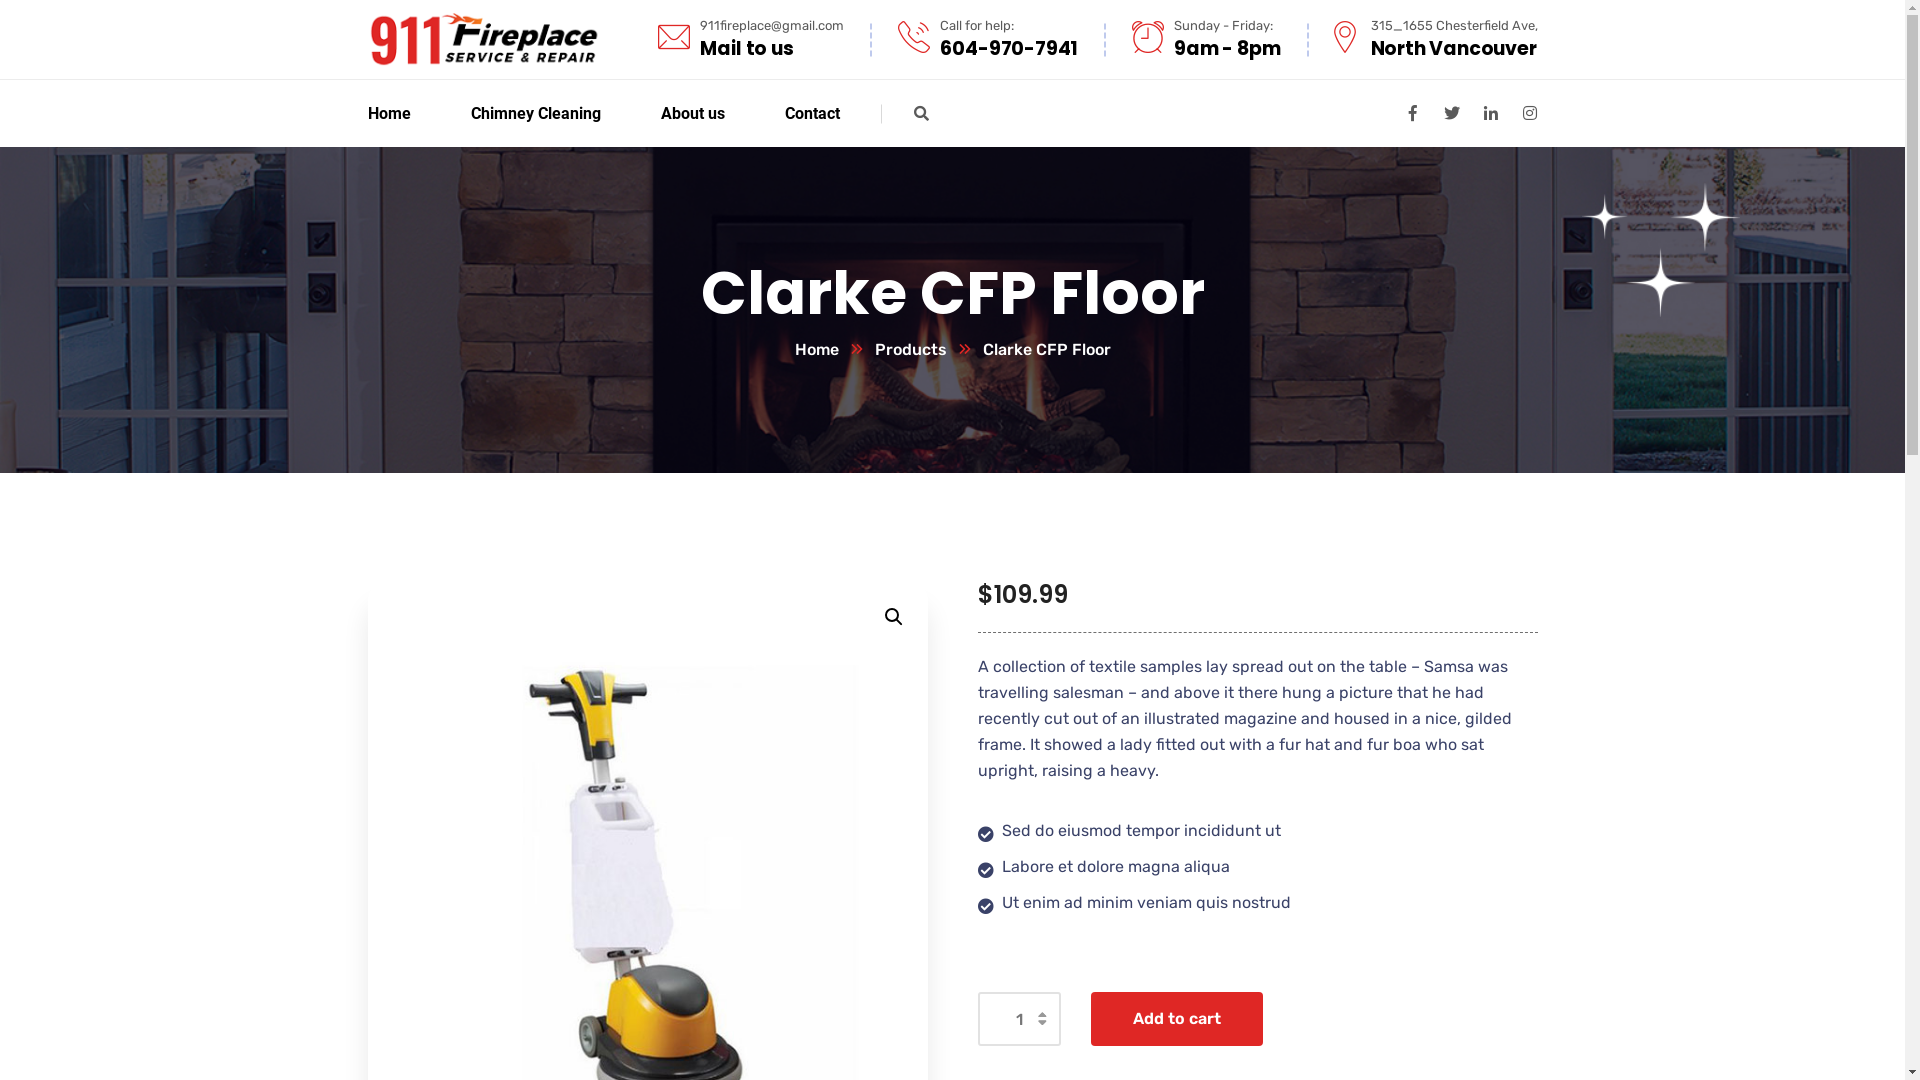 The height and width of the screenshot is (1080, 1920). Describe the element at coordinates (534, 113) in the screenshot. I see `'Chimney Cleaning'` at that location.